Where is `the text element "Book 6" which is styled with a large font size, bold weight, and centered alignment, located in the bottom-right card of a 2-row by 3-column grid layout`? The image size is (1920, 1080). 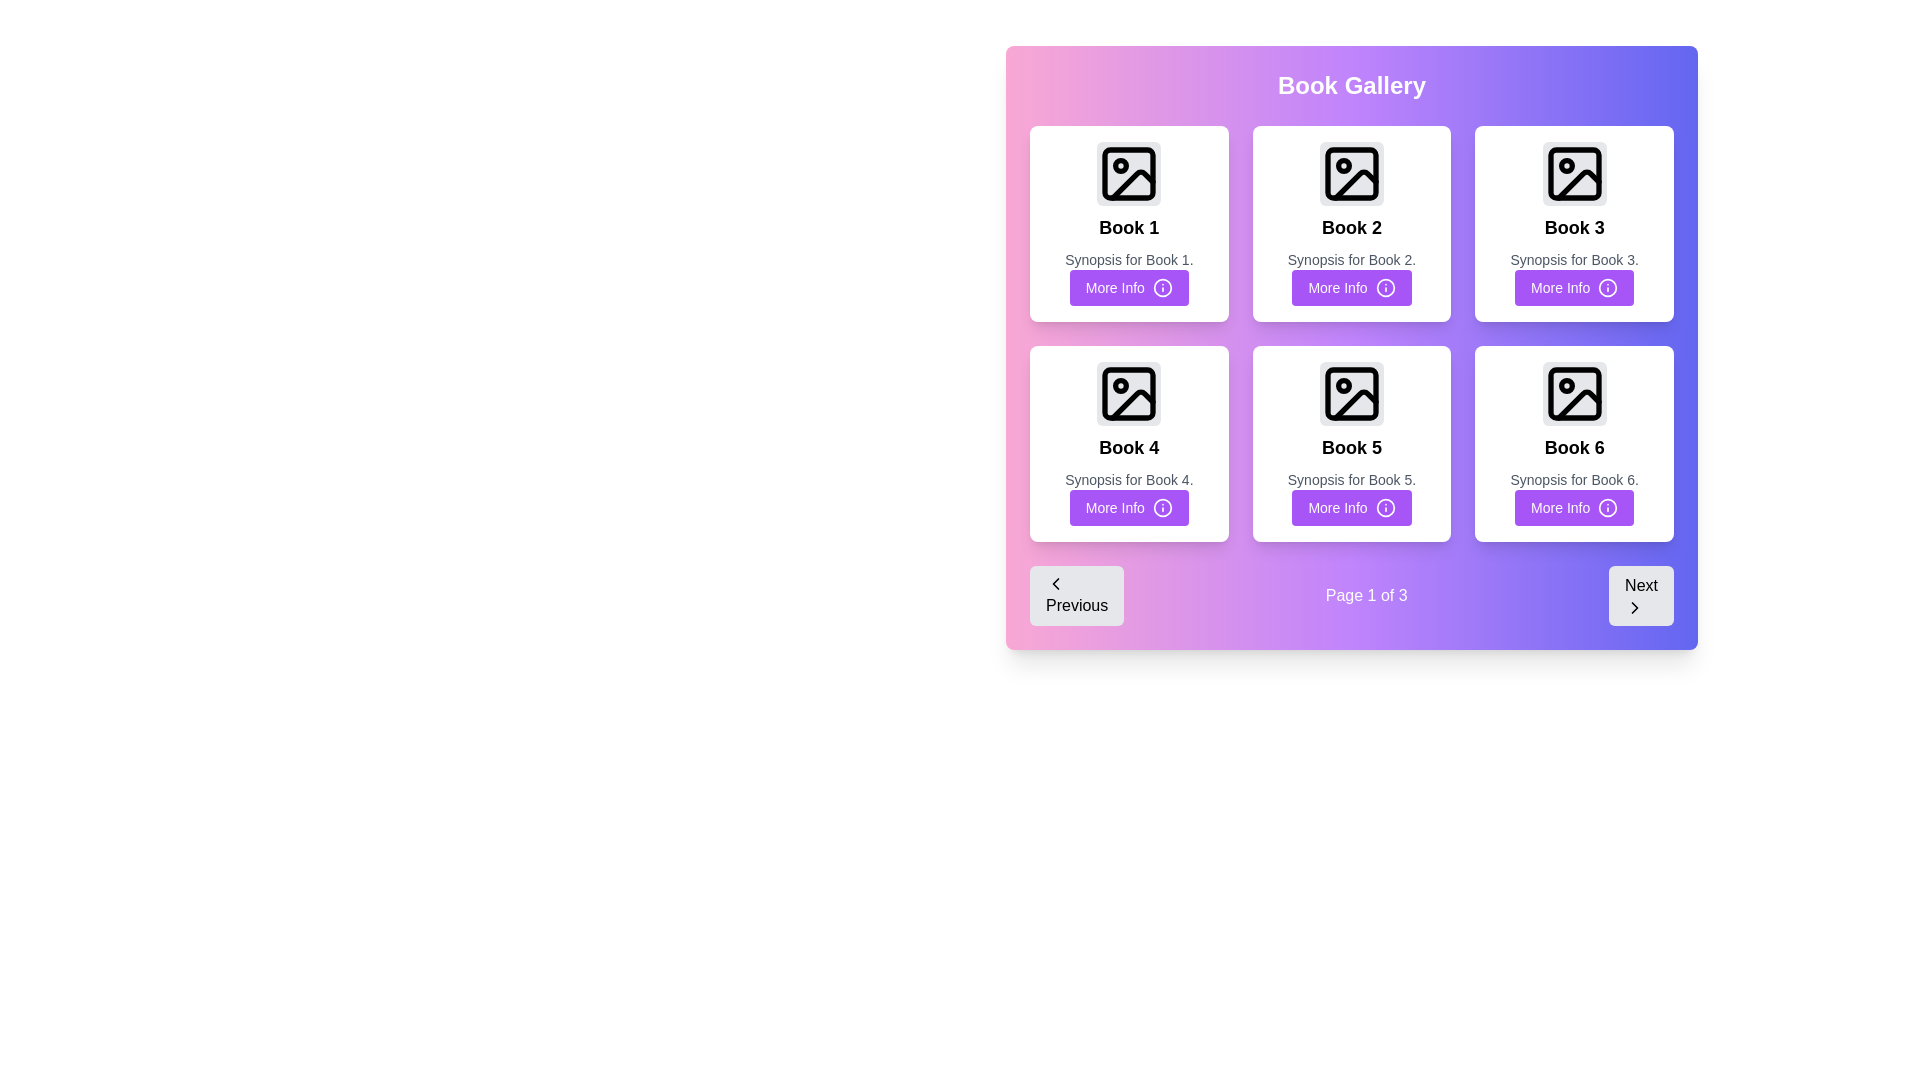
the text element "Book 6" which is styled with a large font size, bold weight, and centered alignment, located in the bottom-right card of a 2-row by 3-column grid layout is located at coordinates (1573, 446).